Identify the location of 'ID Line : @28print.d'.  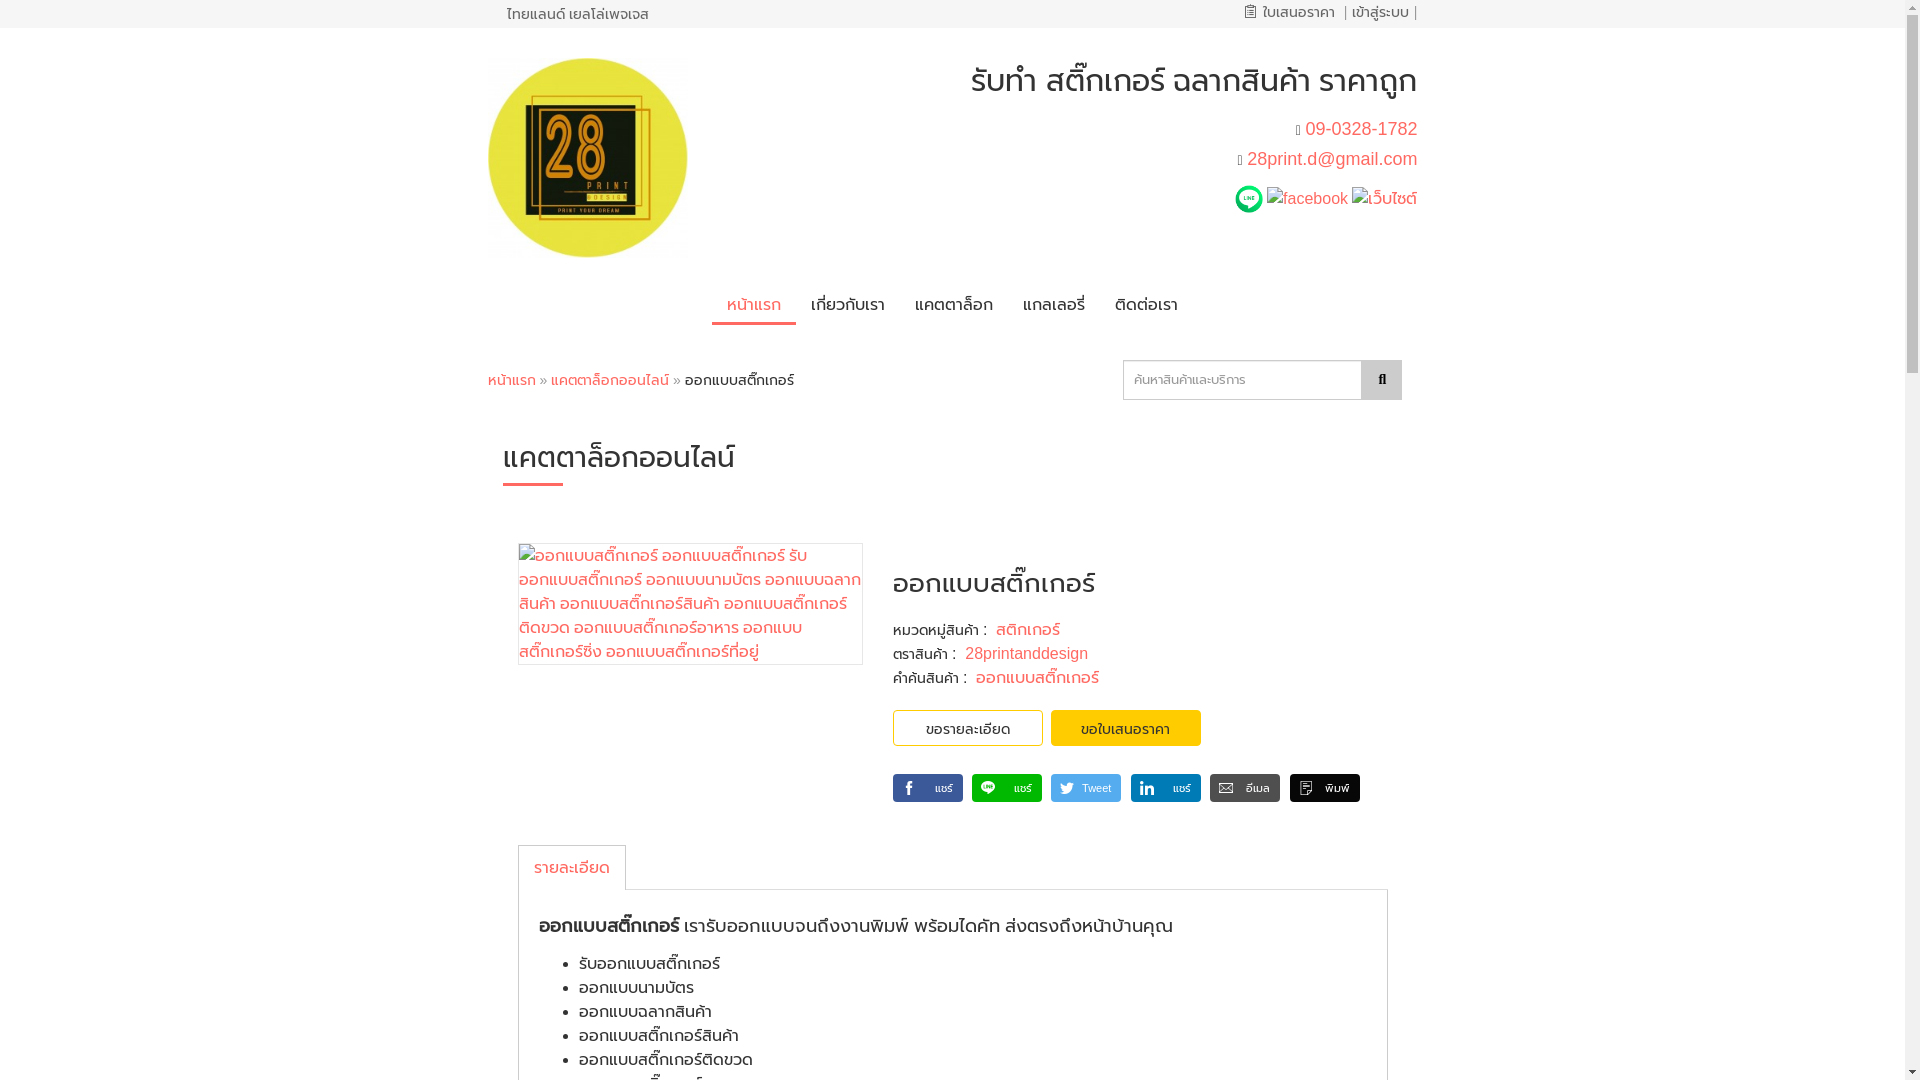
(1250, 197).